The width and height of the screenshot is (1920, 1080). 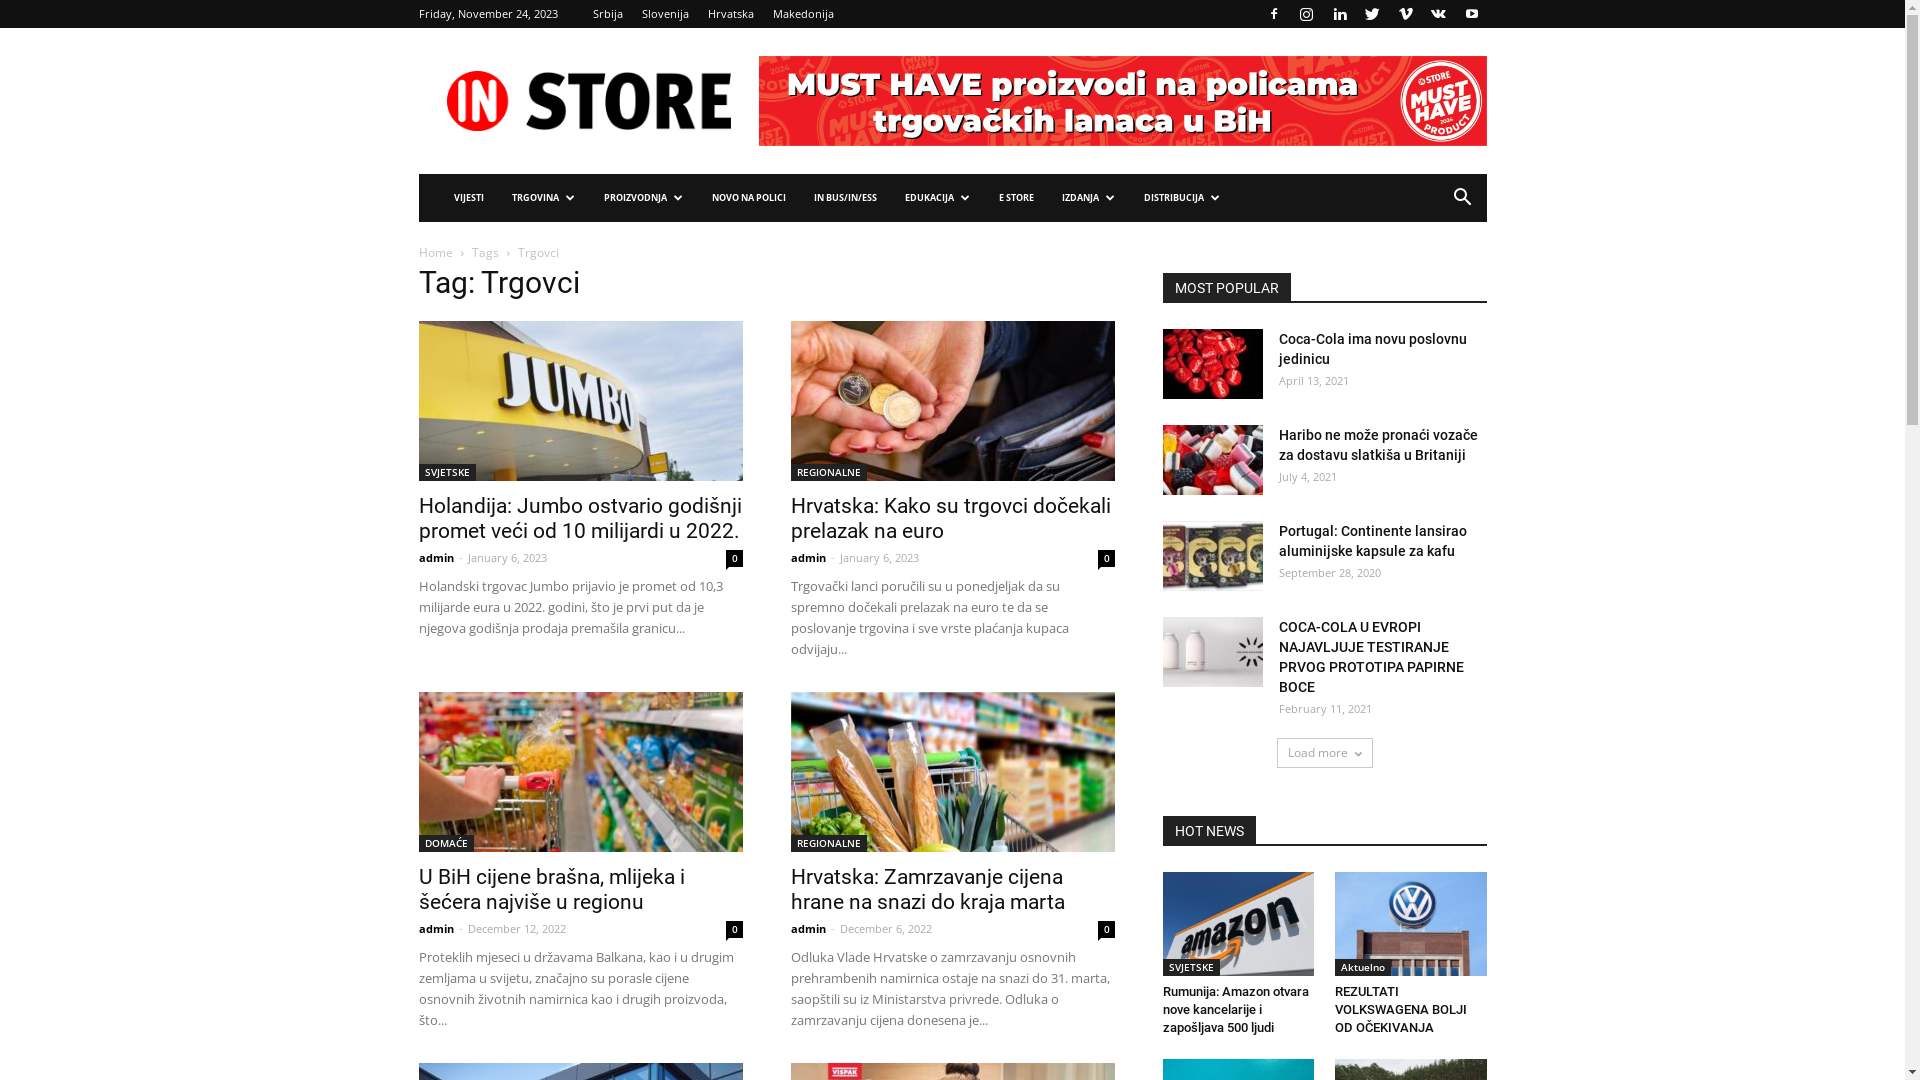 I want to click on 'REGIONALNE', so click(x=828, y=472).